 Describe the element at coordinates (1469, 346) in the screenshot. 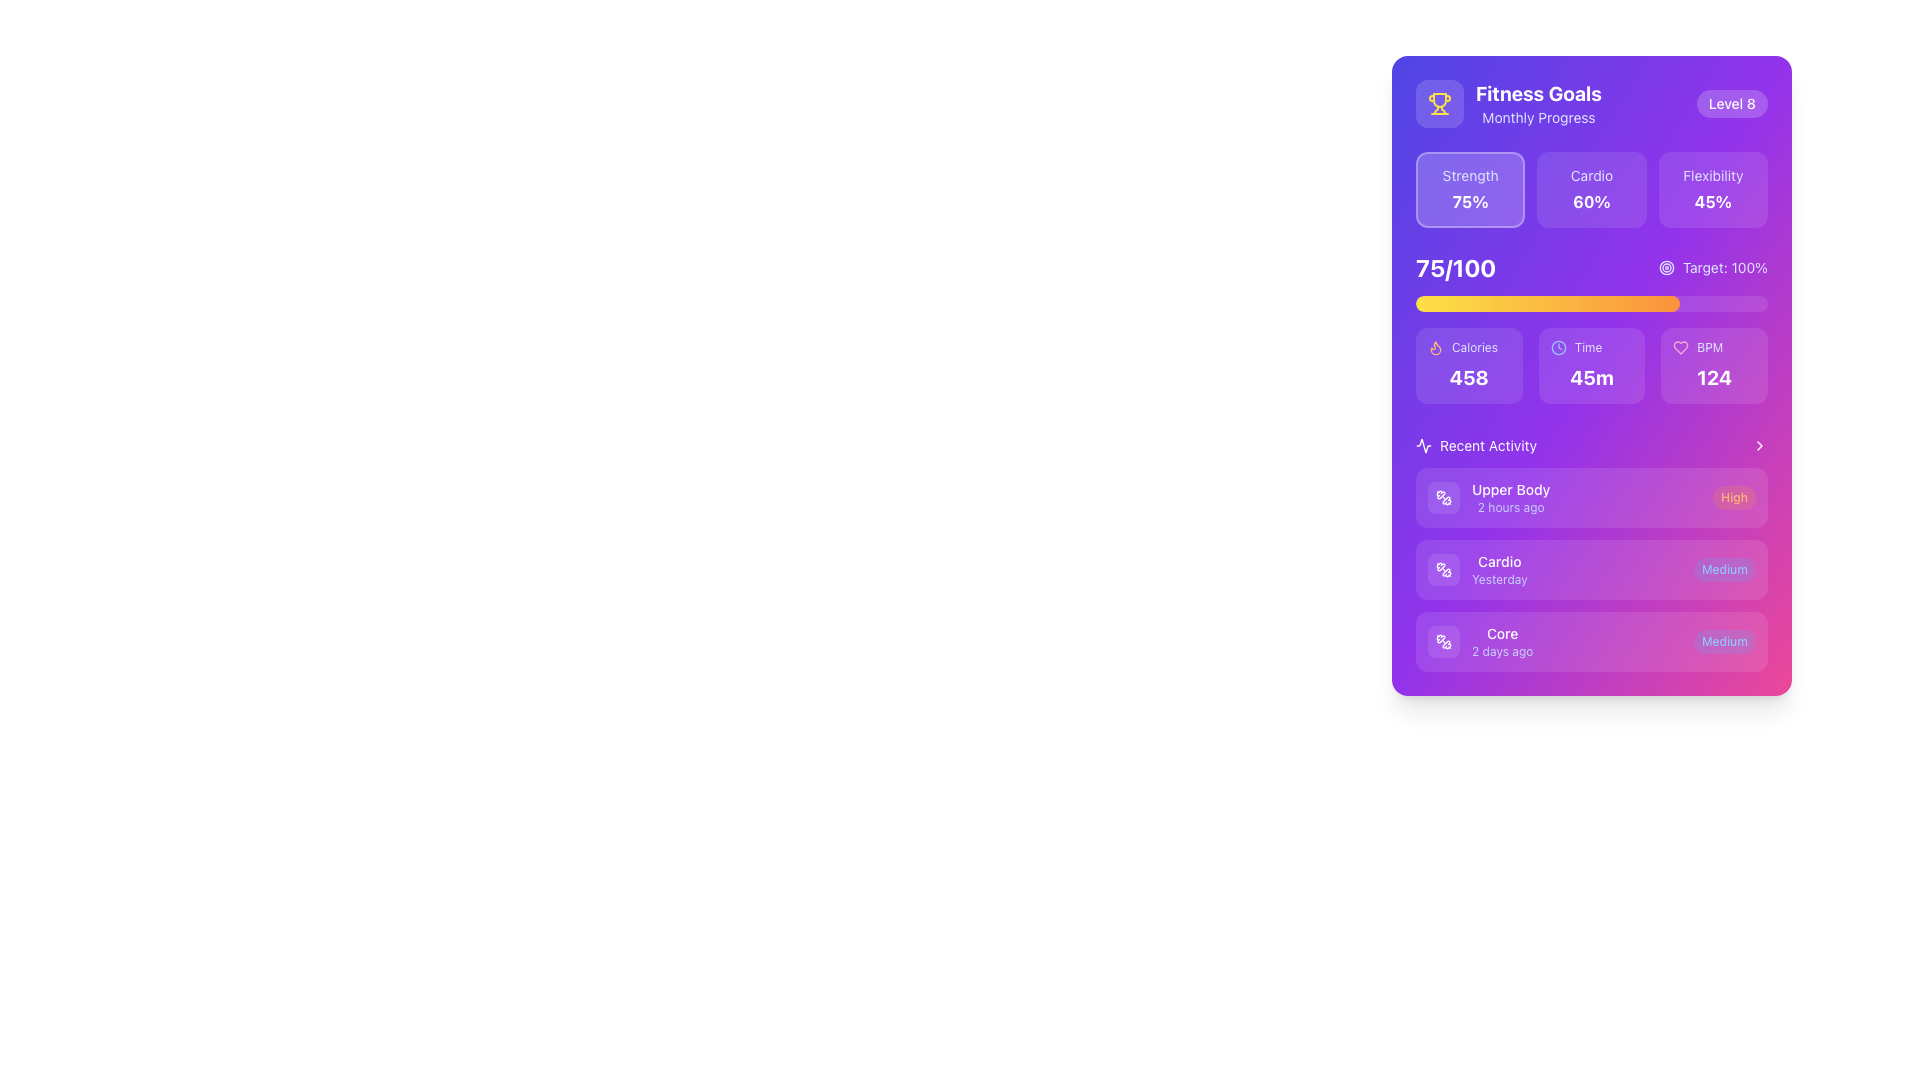

I see `the label identifying calories burned or consumed, located in the upper-left corner of the summary card section, directly above the numerical value '458'` at that location.